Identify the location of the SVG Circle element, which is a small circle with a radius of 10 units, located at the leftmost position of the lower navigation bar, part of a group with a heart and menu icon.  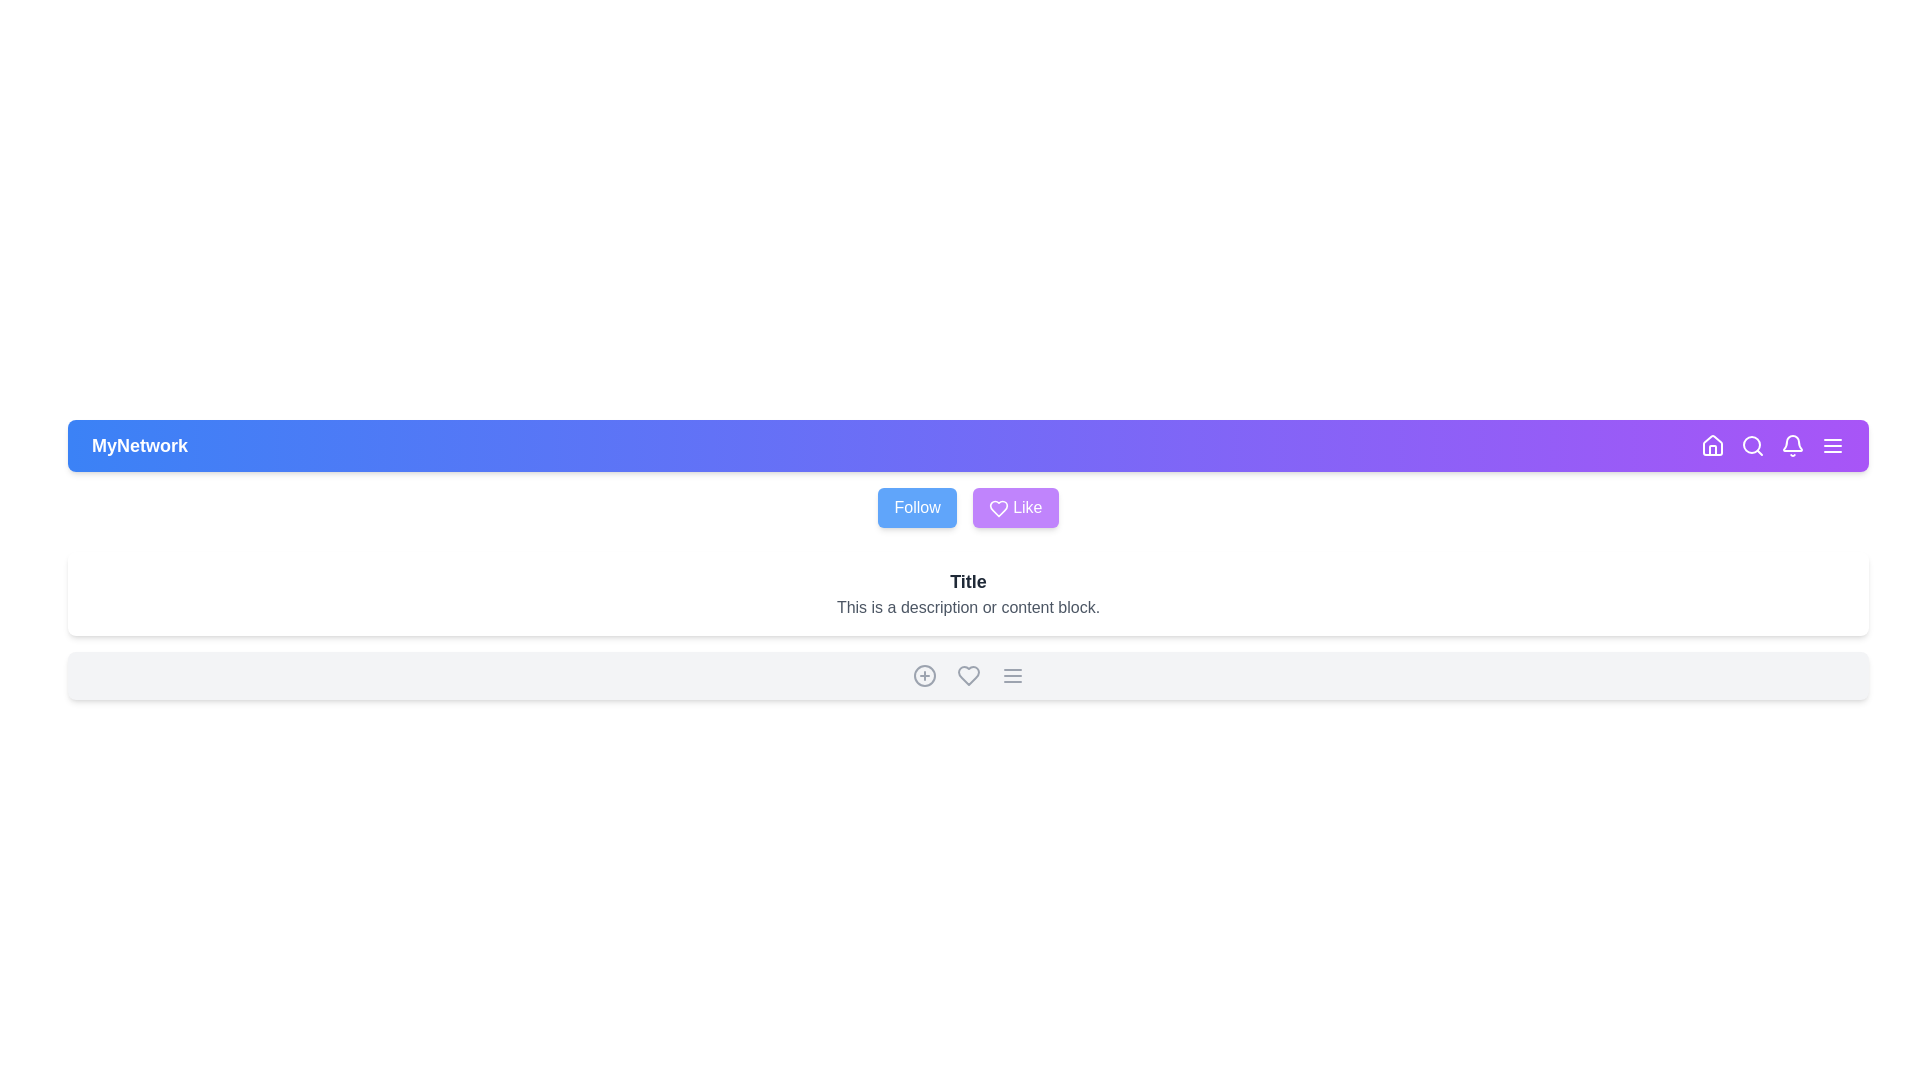
(923, 675).